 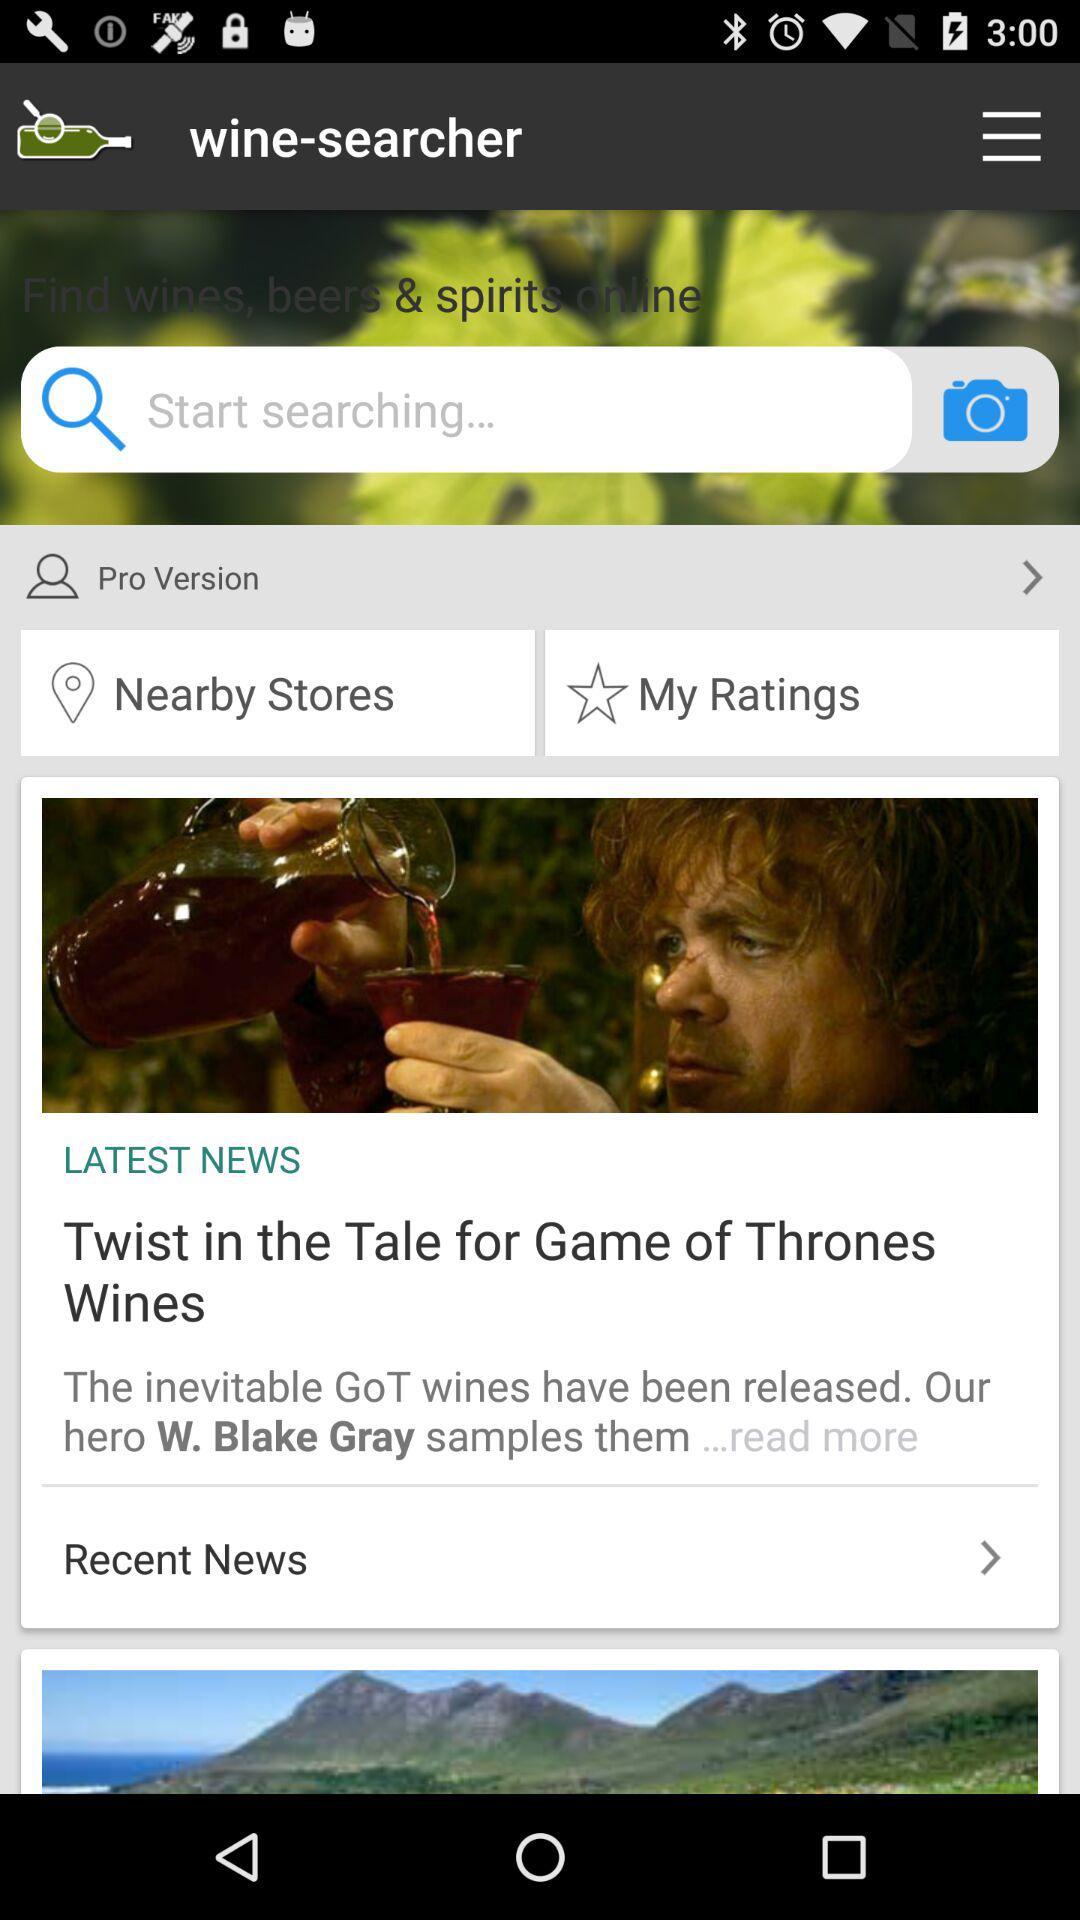 What do you see at coordinates (277, 692) in the screenshot?
I see `nearby stores` at bounding box center [277, 692].